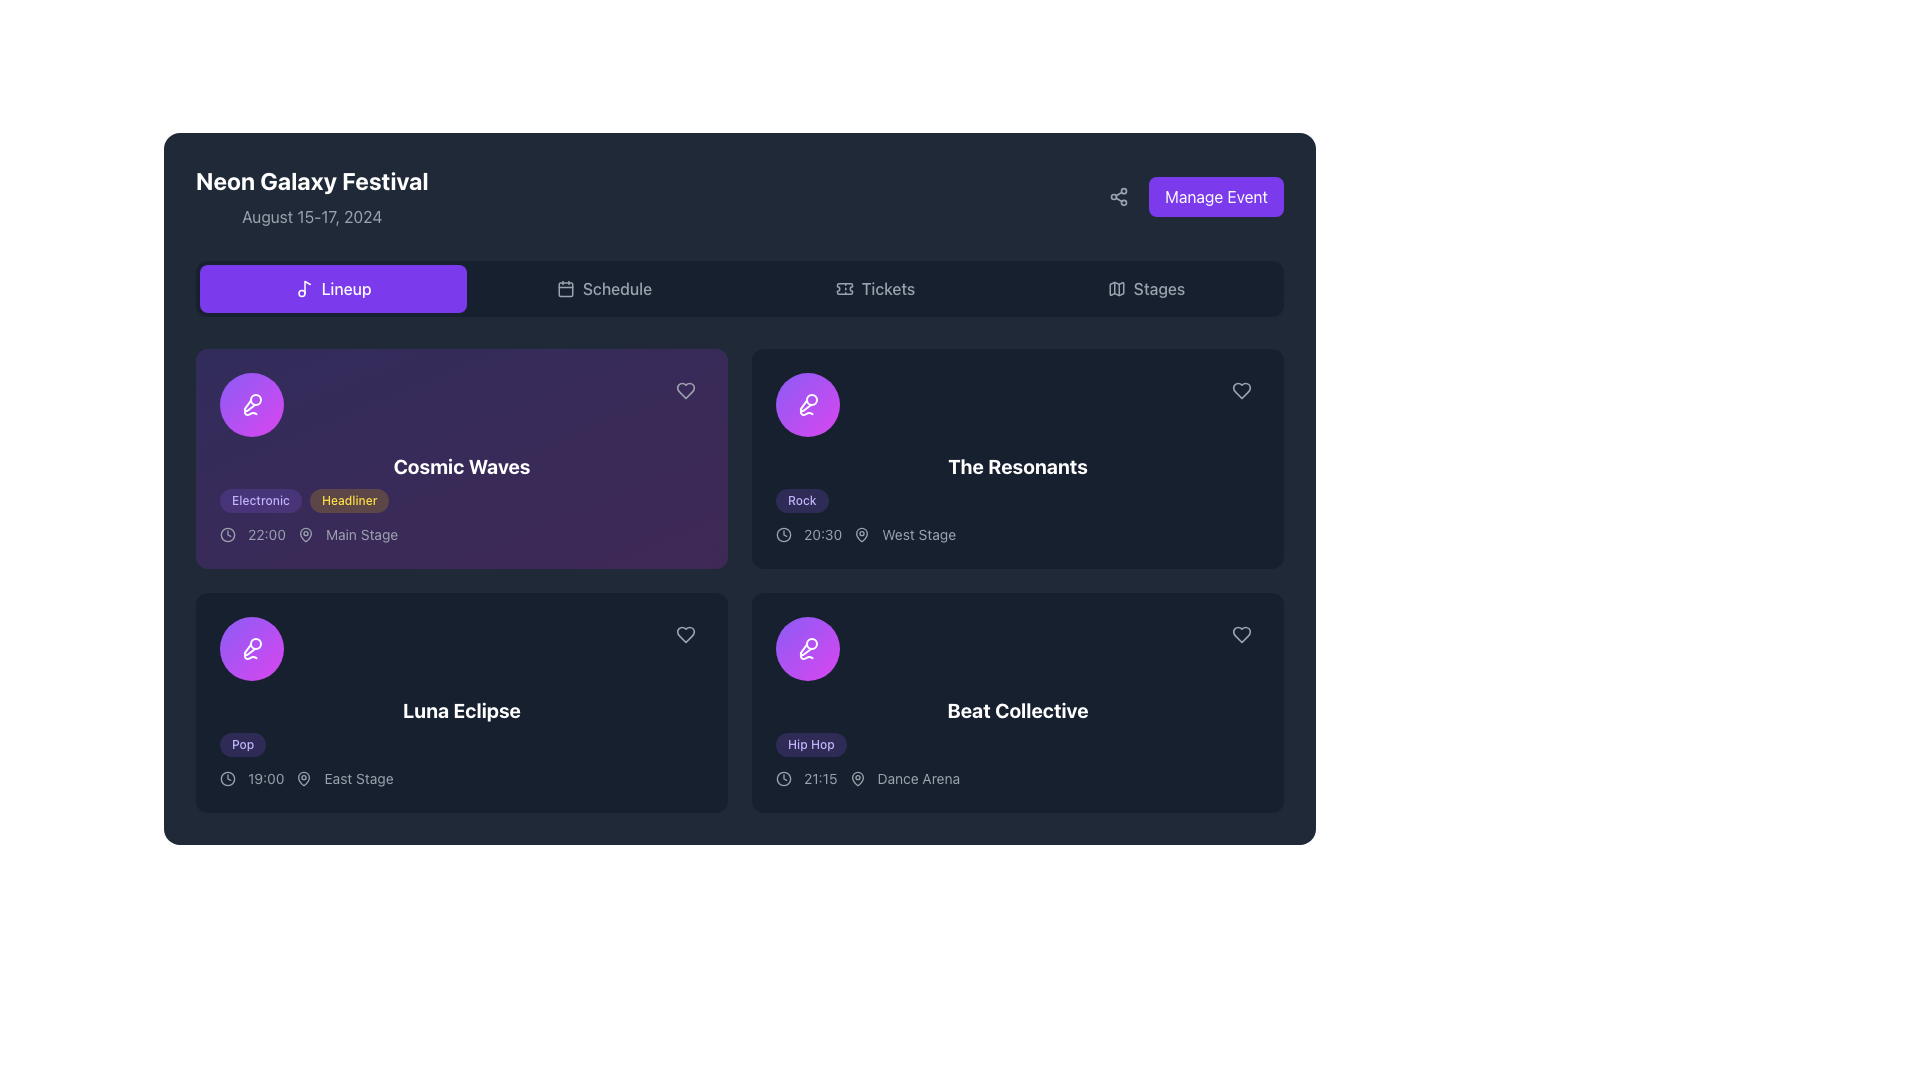  What do you see at coordinates (782, 778) in the screenshot?
I see `the circular segment of the SVG clock icon located in the bottom right quadrant of the interface, near the event card titled 'Beat Collective'` at bounding box center [782, 778].